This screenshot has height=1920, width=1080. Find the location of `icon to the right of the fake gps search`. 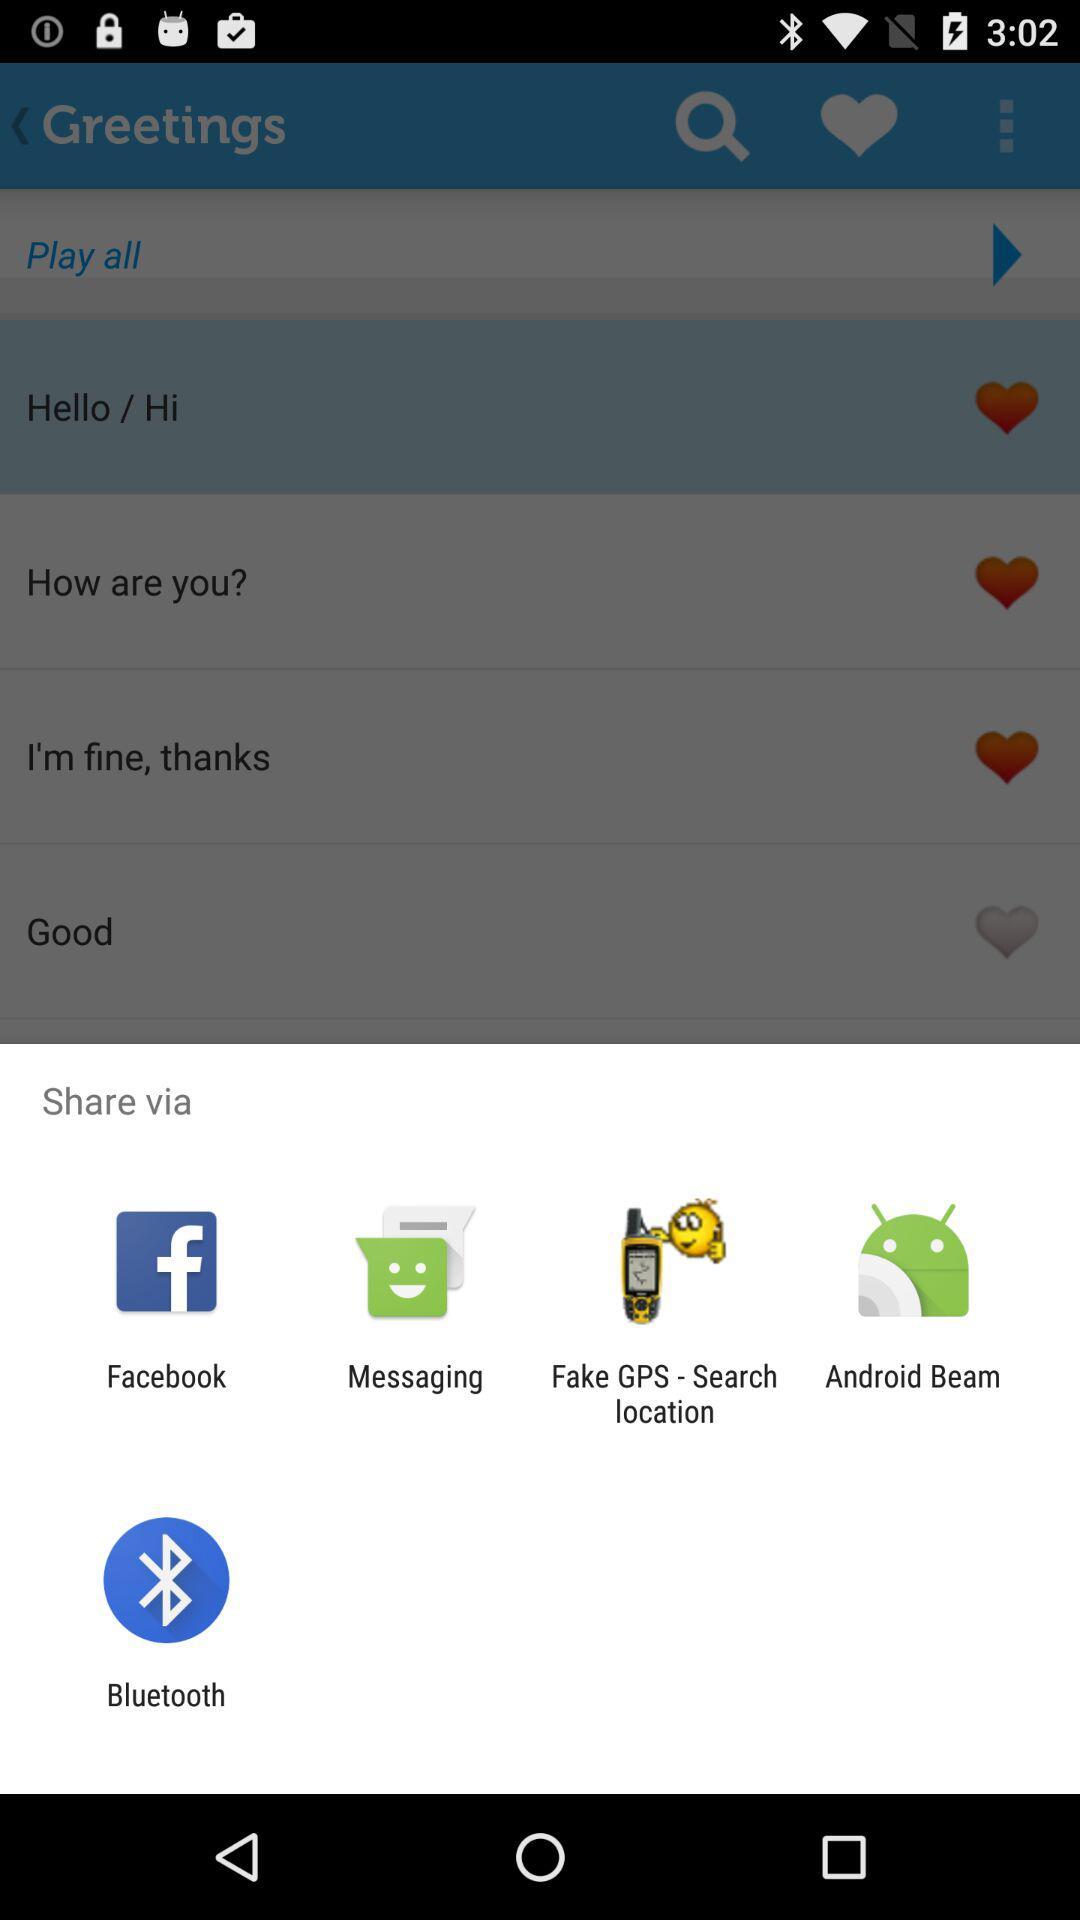

icon to the right of the fake gps search is located at coordinates (913, 1392).